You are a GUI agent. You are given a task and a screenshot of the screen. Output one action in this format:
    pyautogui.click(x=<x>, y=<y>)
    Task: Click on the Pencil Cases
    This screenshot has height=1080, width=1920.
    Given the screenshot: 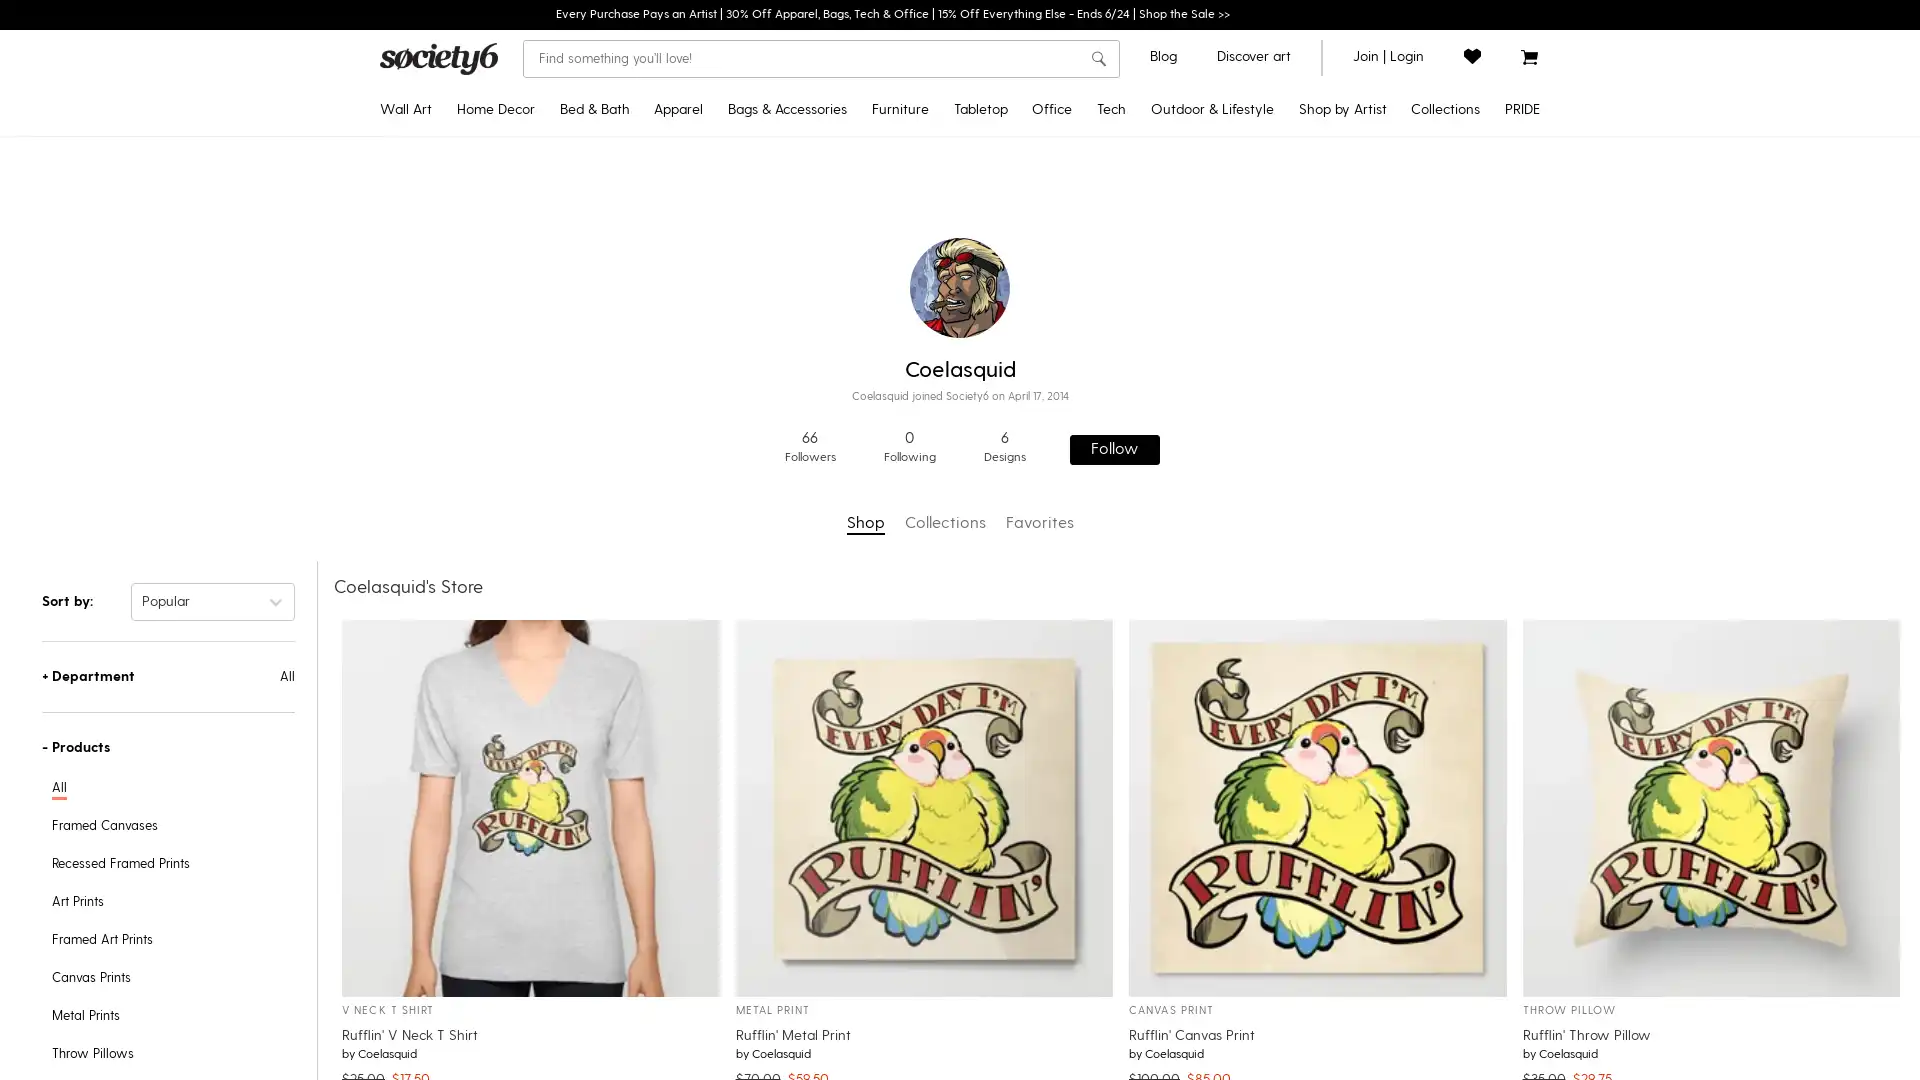 What is the action you would take?
    pyautogui.click(x=1101, y=353)
    